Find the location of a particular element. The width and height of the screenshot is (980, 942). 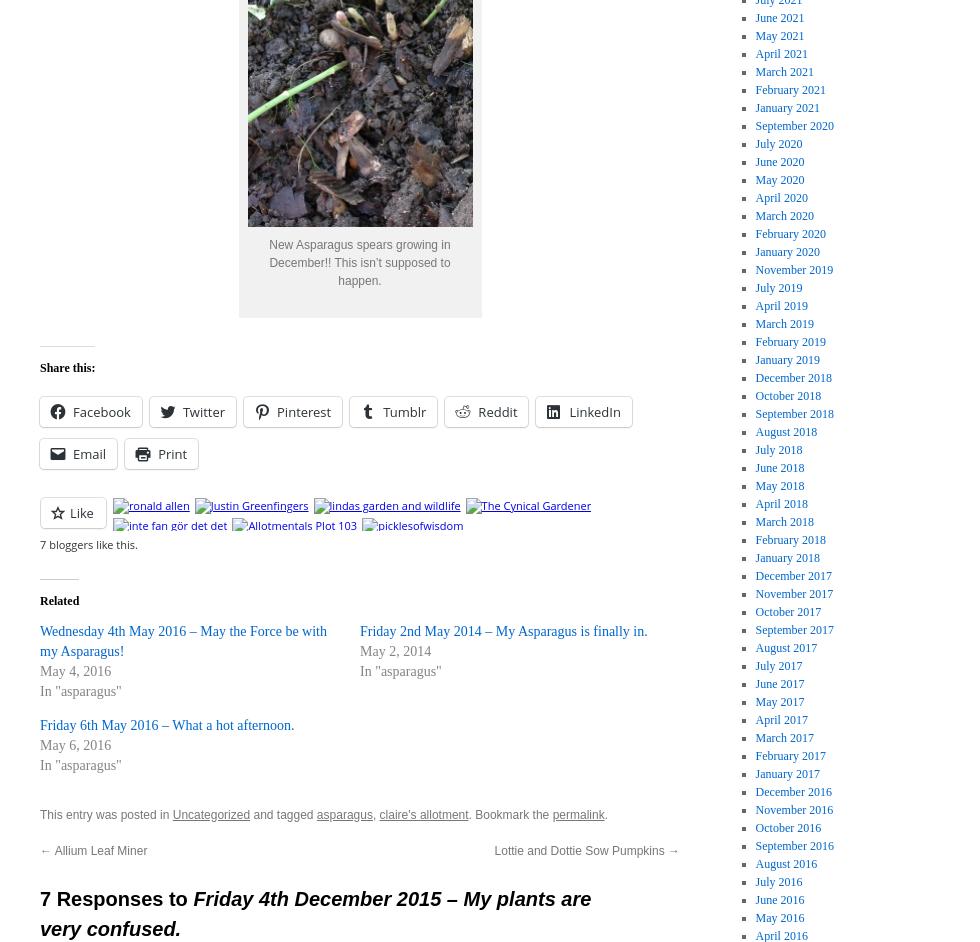

'October 2018' is located at coordinates (788, 396).